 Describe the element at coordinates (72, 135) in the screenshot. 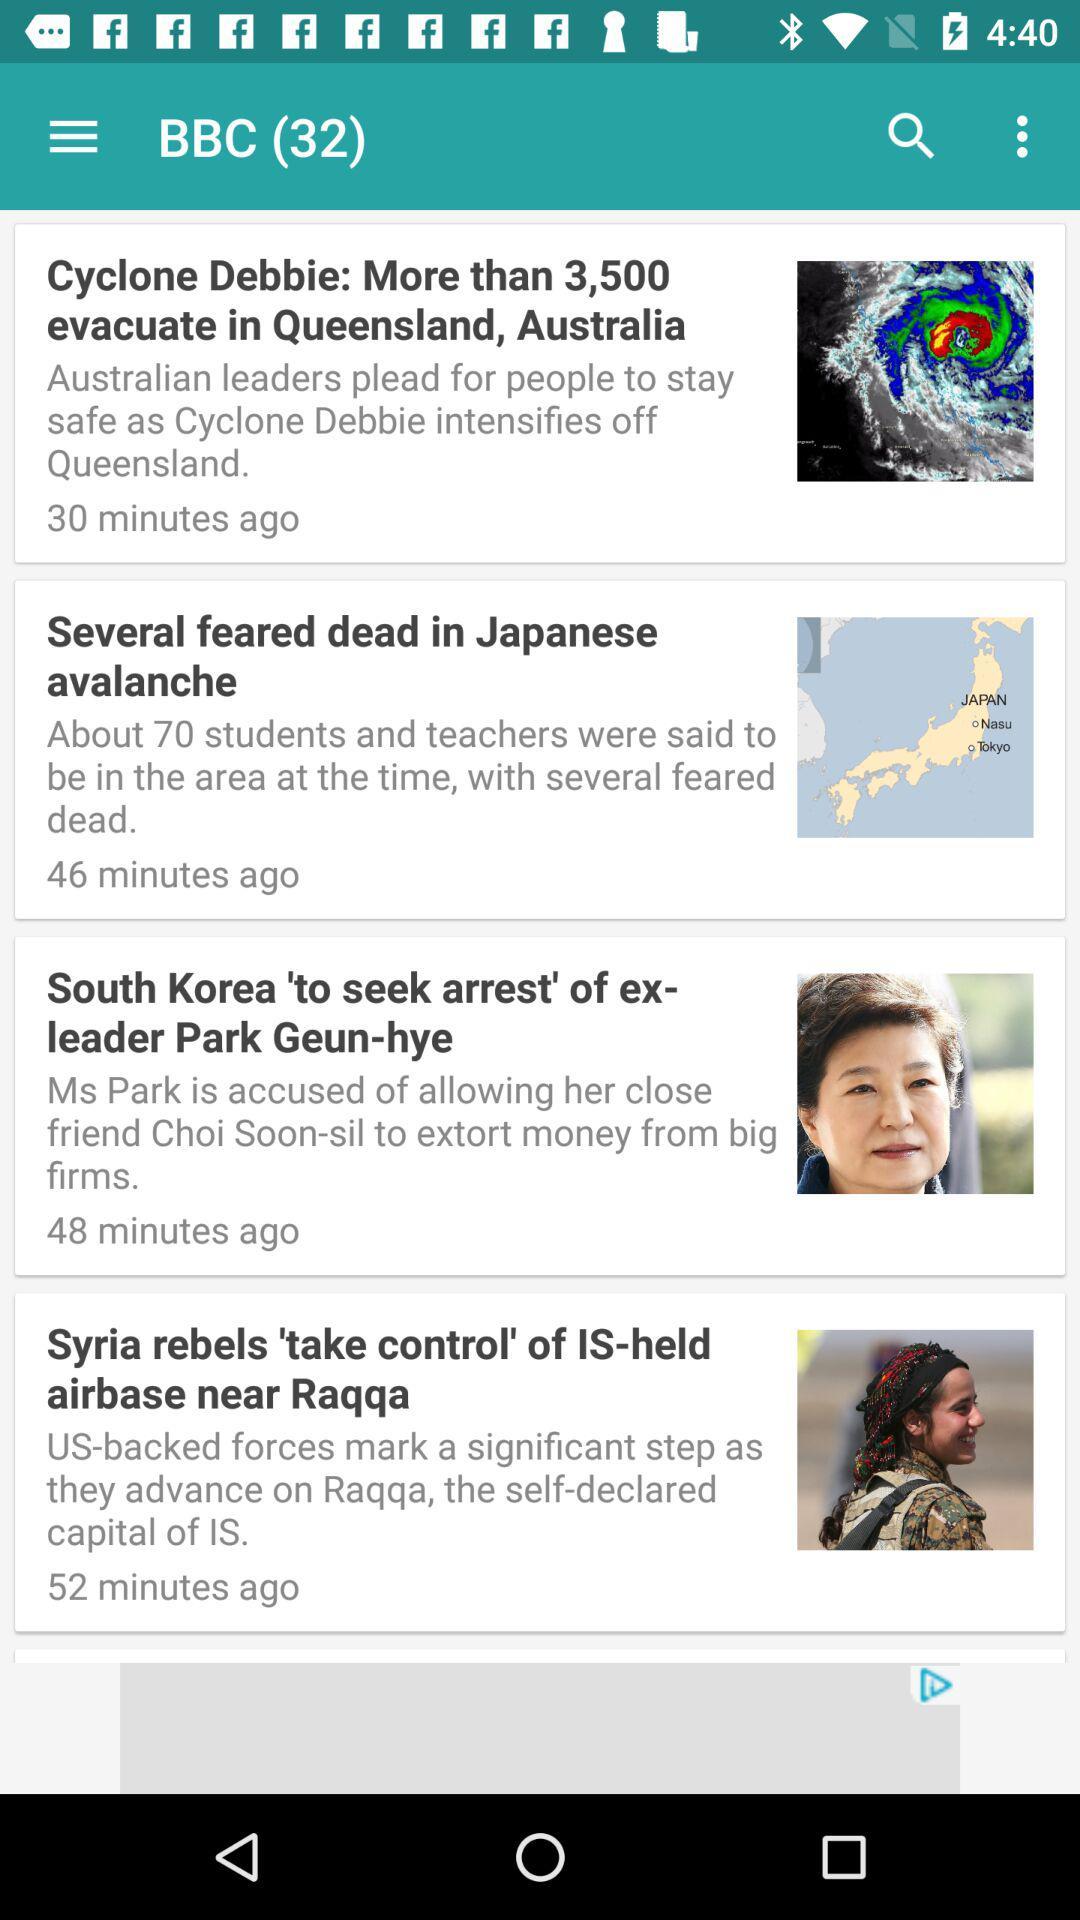

I see `icon above cyclone debbie more app` at that location.